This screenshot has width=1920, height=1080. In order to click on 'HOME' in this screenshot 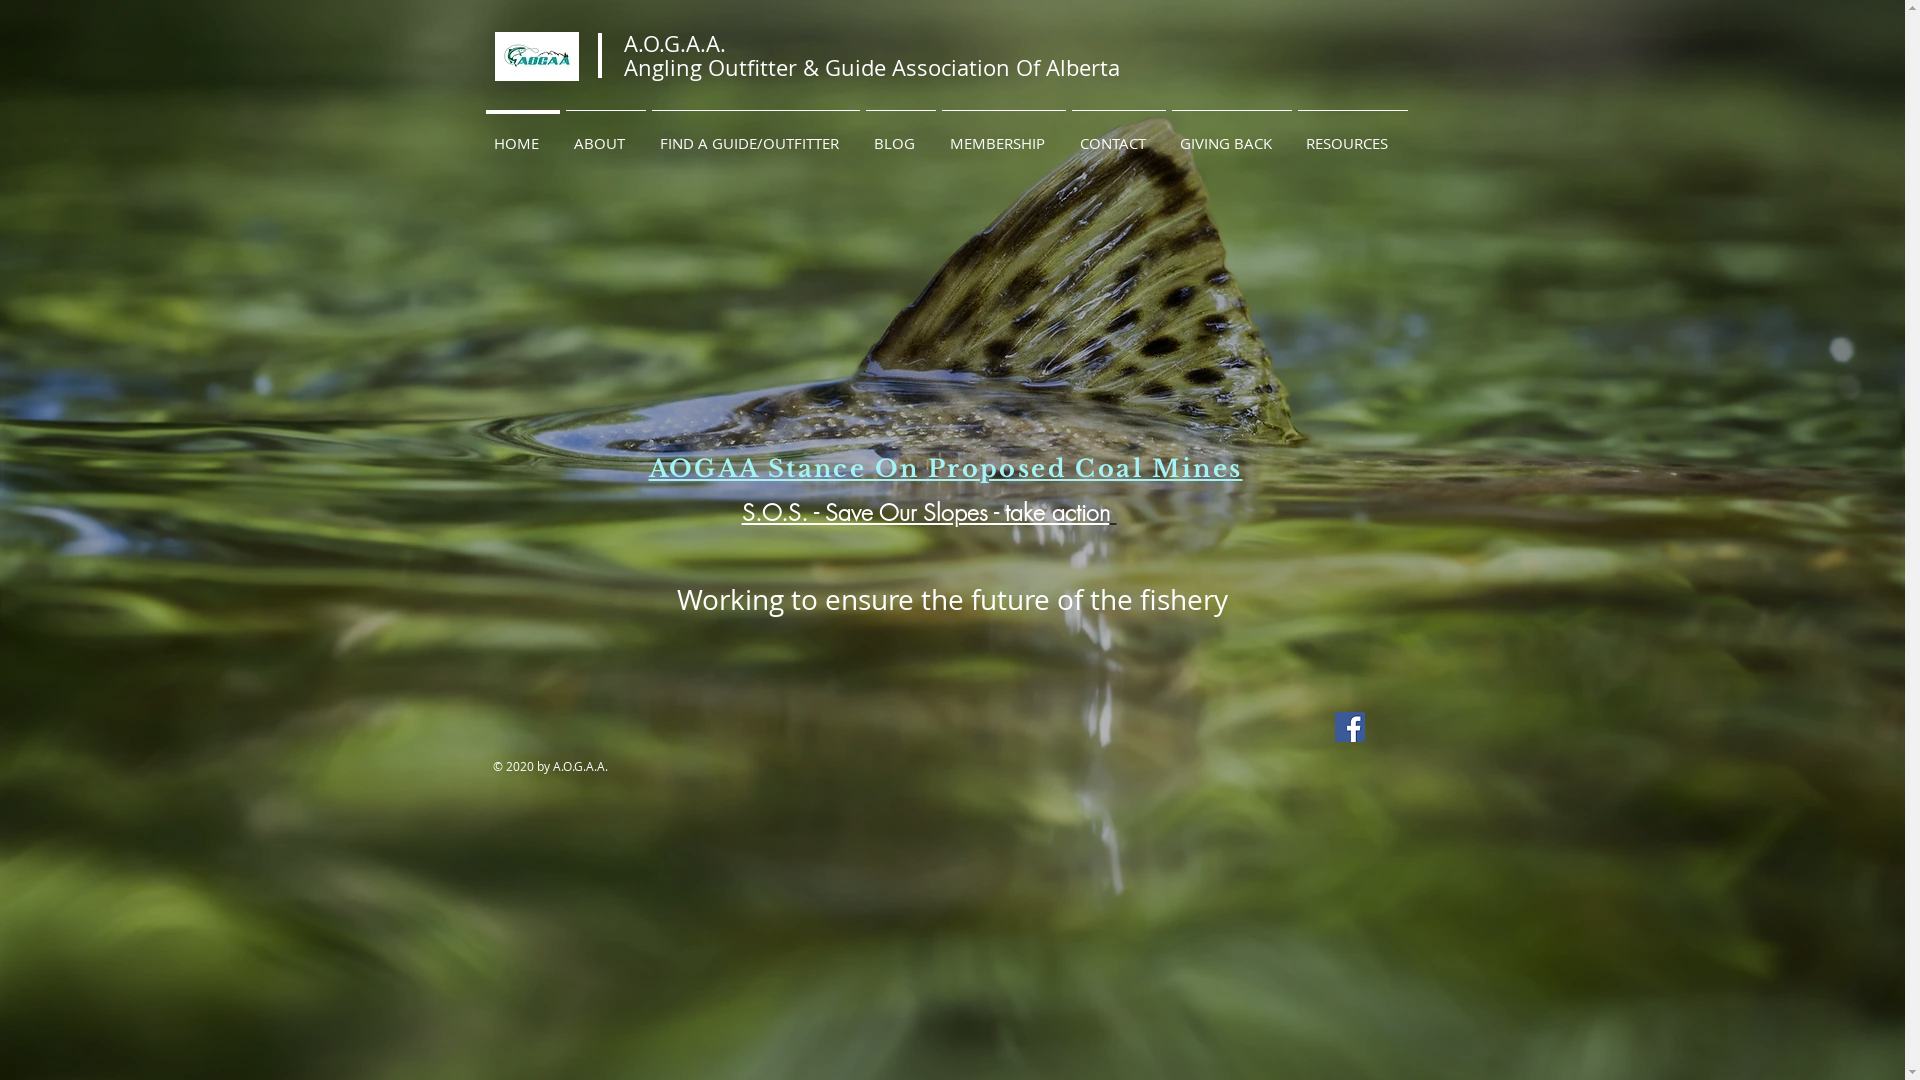, I will do `click(481, 134)`.